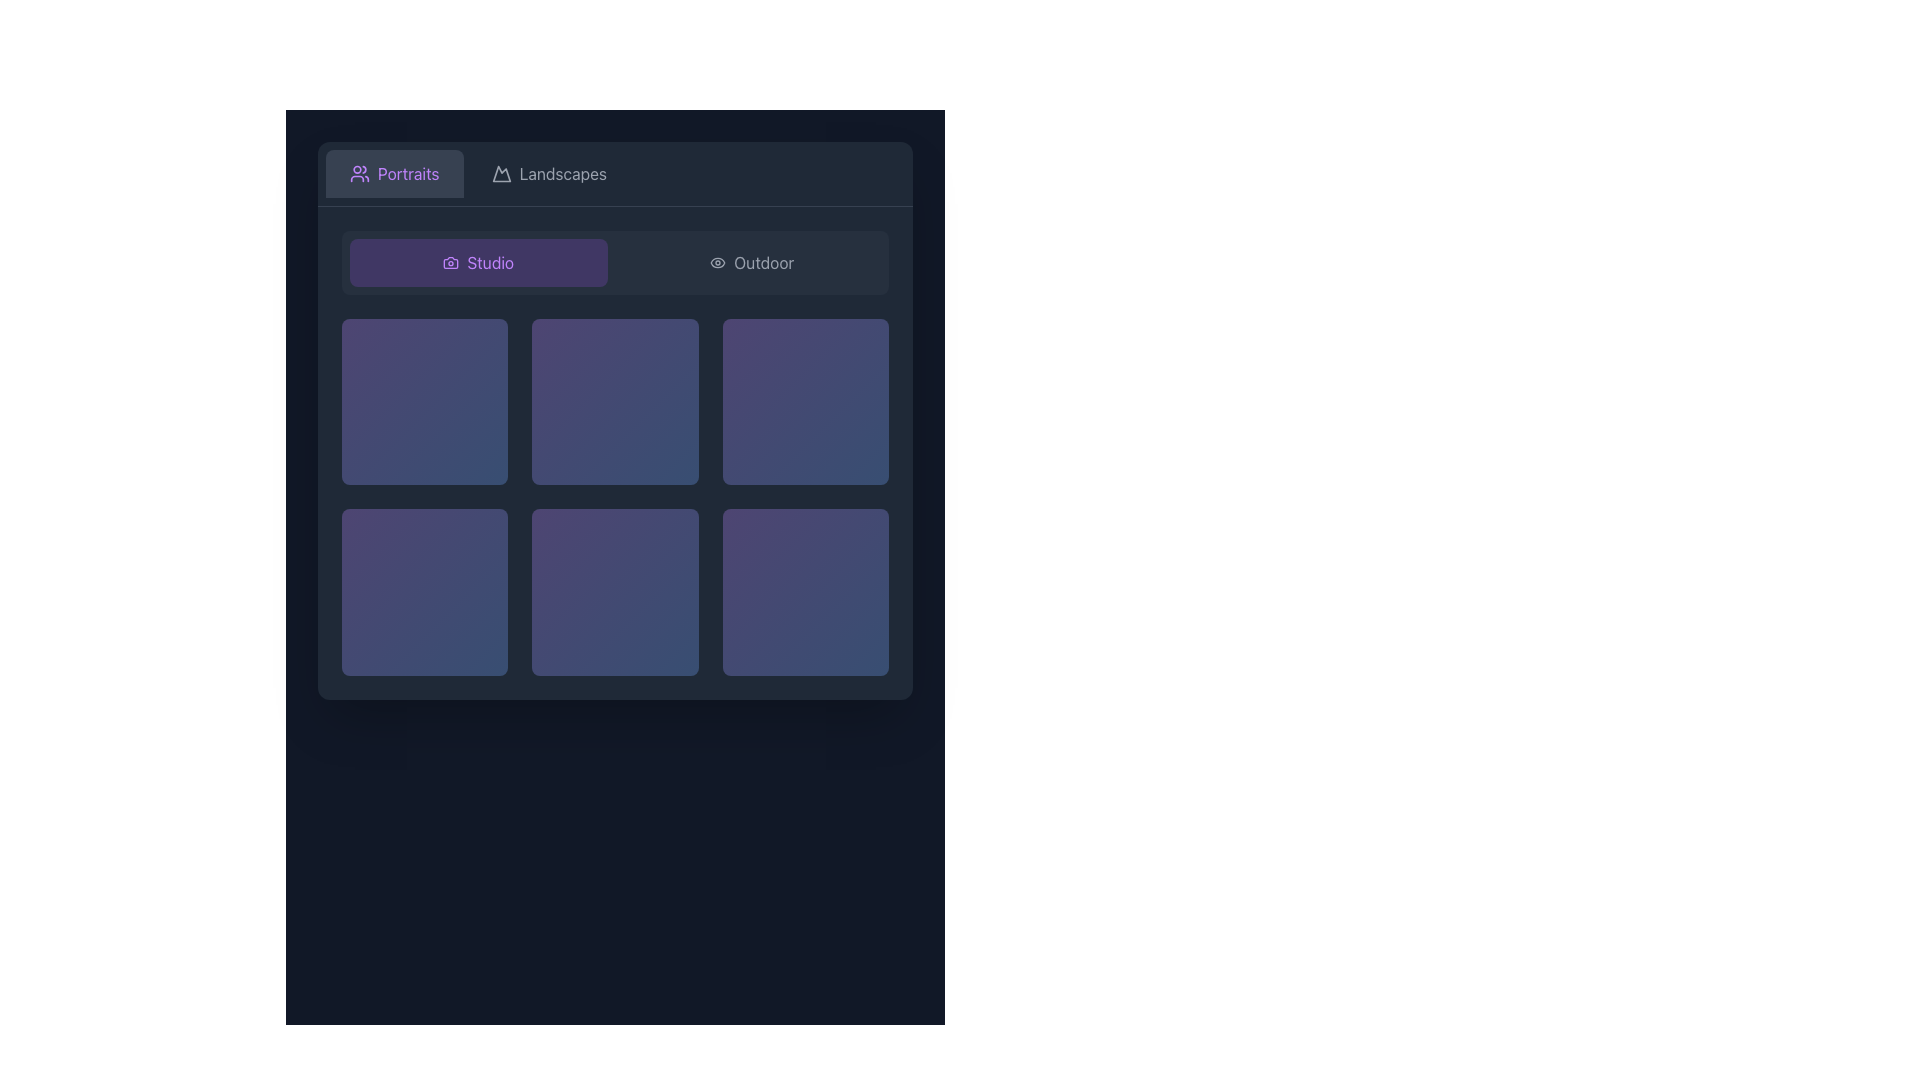  What do you see at coordinates (501, 172) in the screenshot?
I see `the 'Landscapes' icon in the navigation bar` at bounding box center [501, 172].